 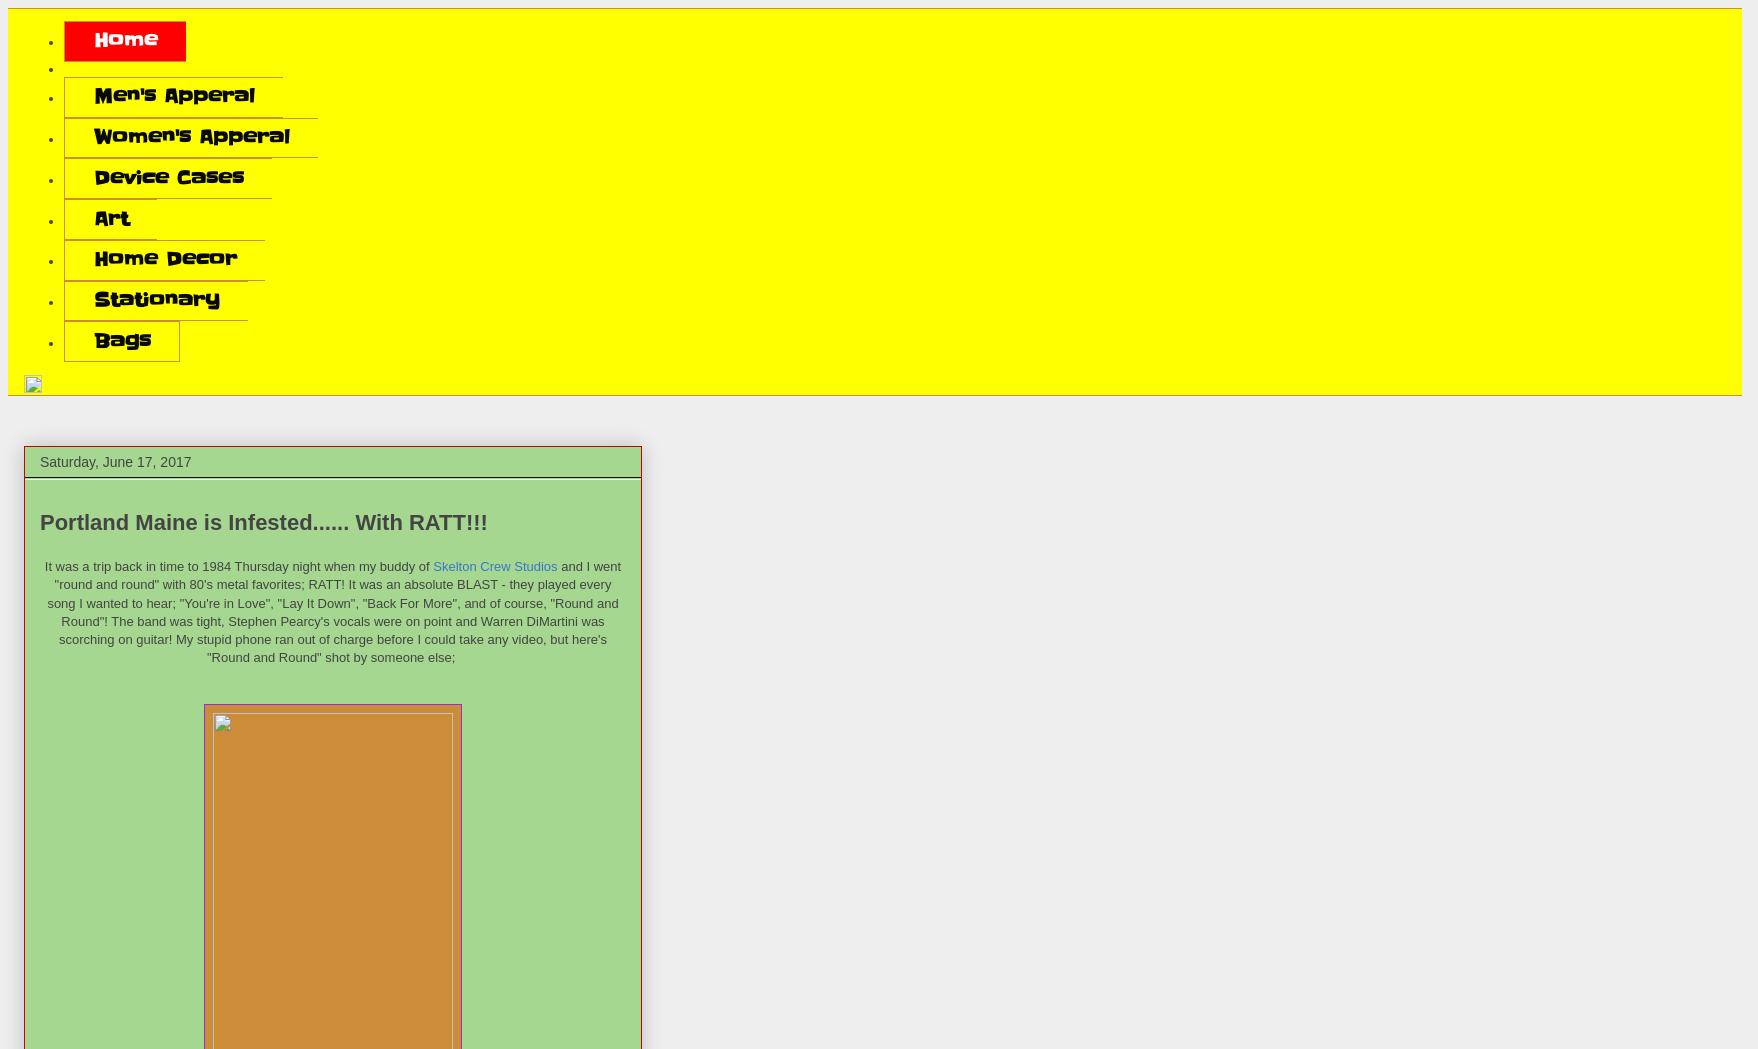 I want to click on 'Home Decor', so click(x=92, y=258).